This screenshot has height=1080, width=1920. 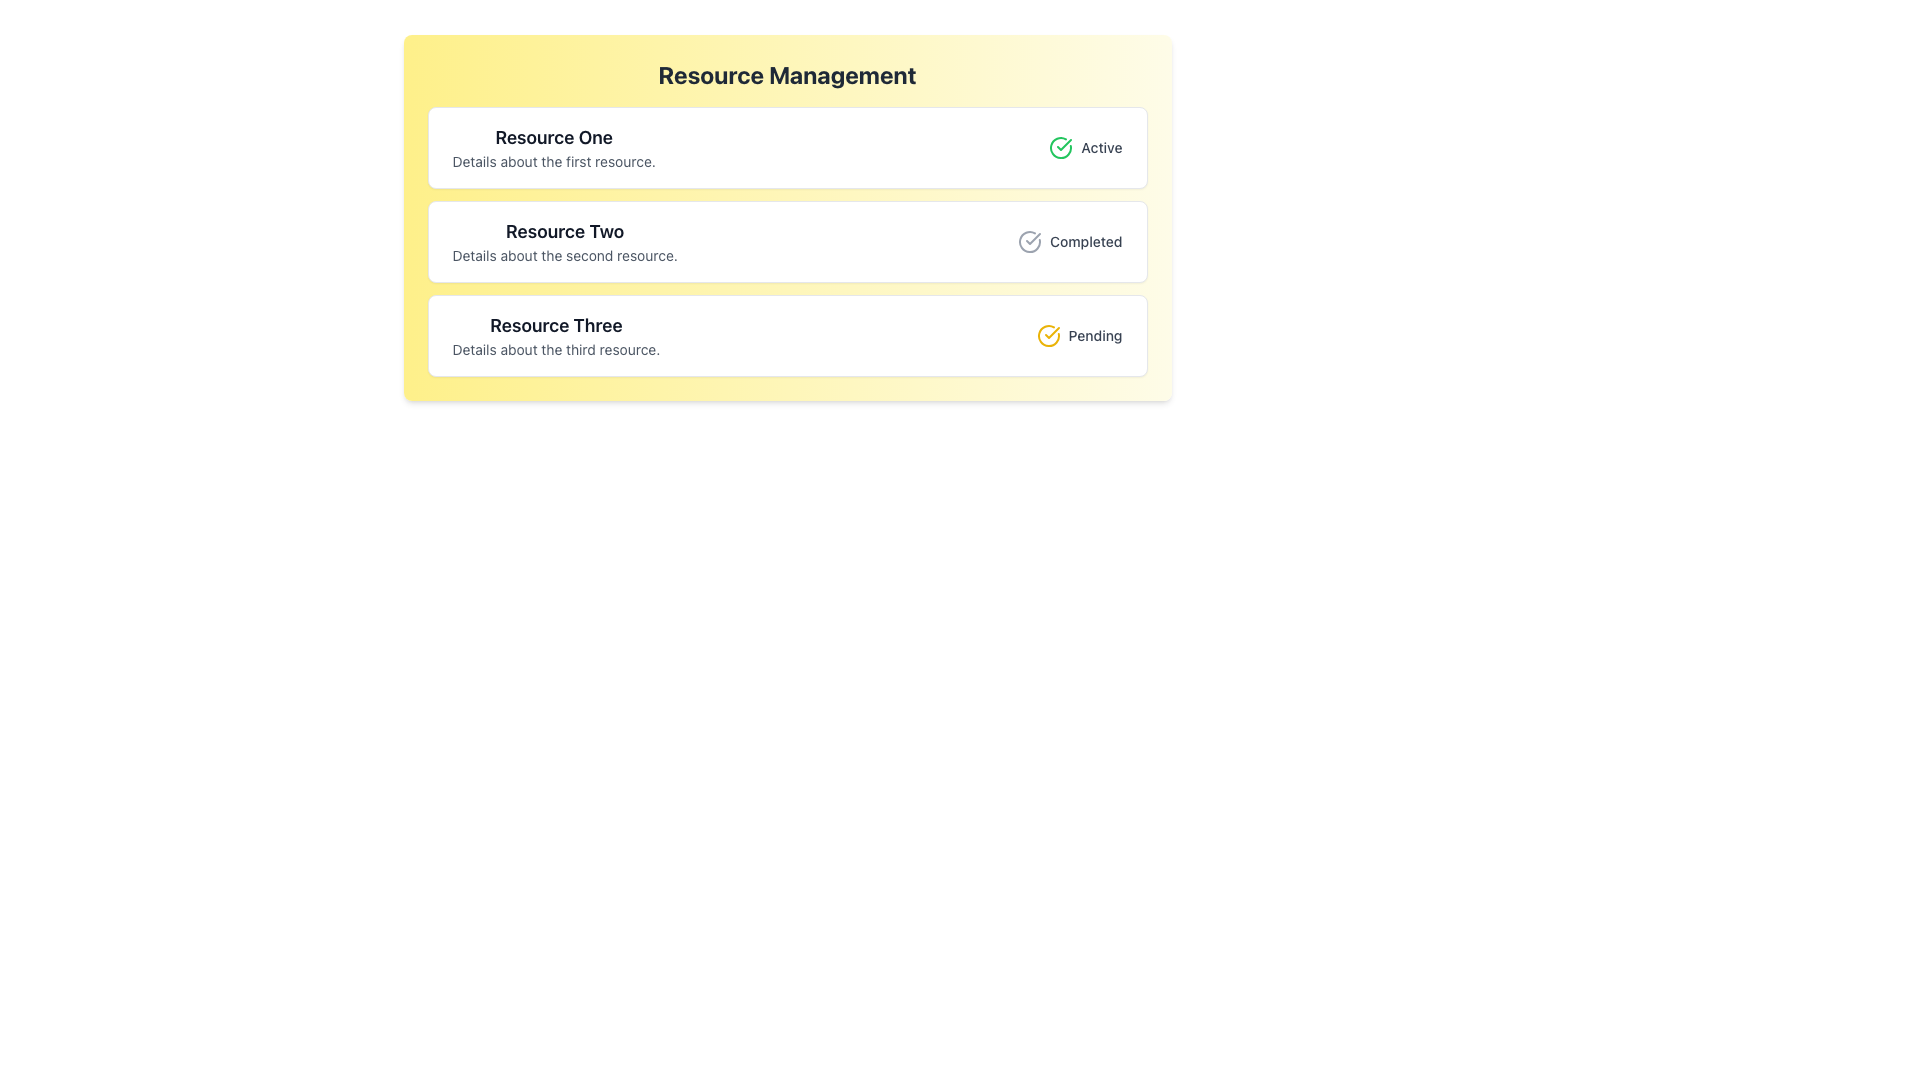 I want to click on the small circular arc styled with yellow color, which is part of the icon located to the right of the 'Pending' label in the bottom row of three sections, so click(x=1047, y=334).